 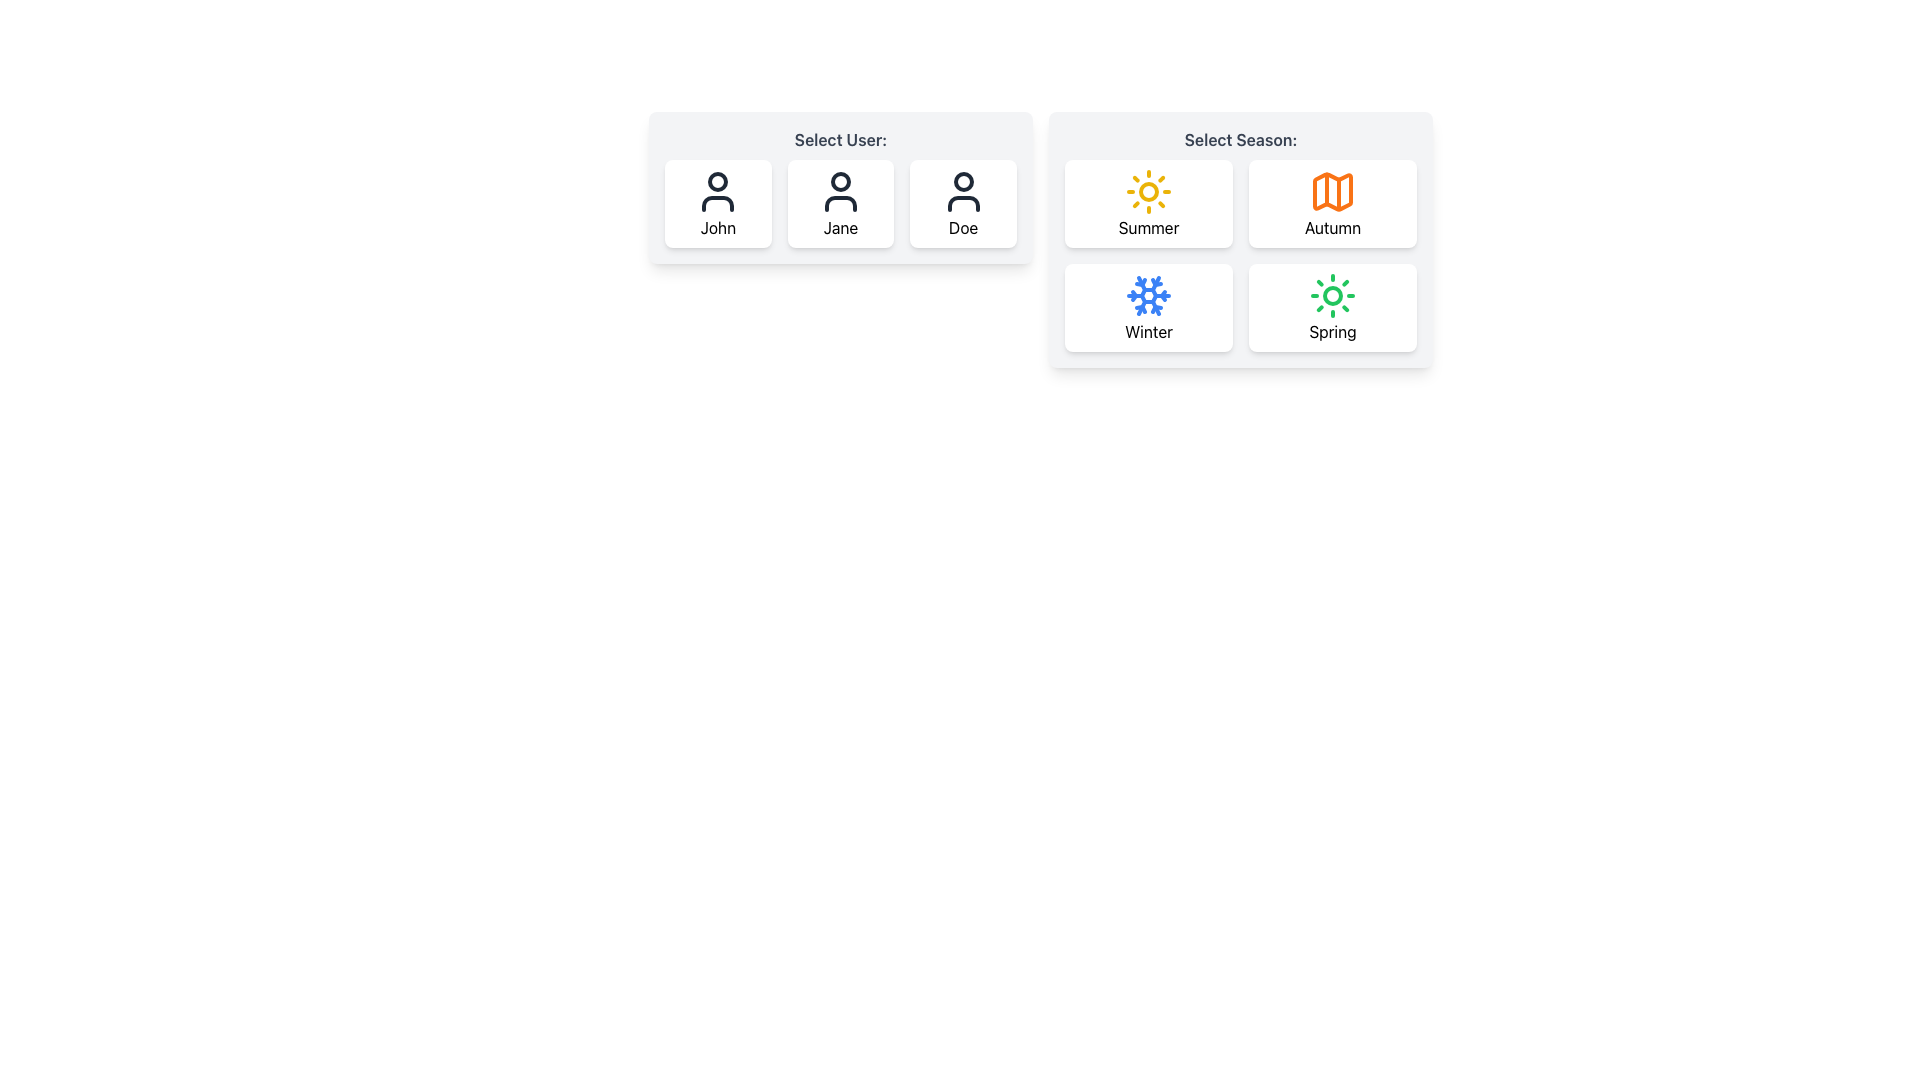 I want to click on the button that allows users to select 'Jane' as the chosen user, which is the second button in a set of three user selection buttons under the 'Select User:' label, so click(x=840, y=188).